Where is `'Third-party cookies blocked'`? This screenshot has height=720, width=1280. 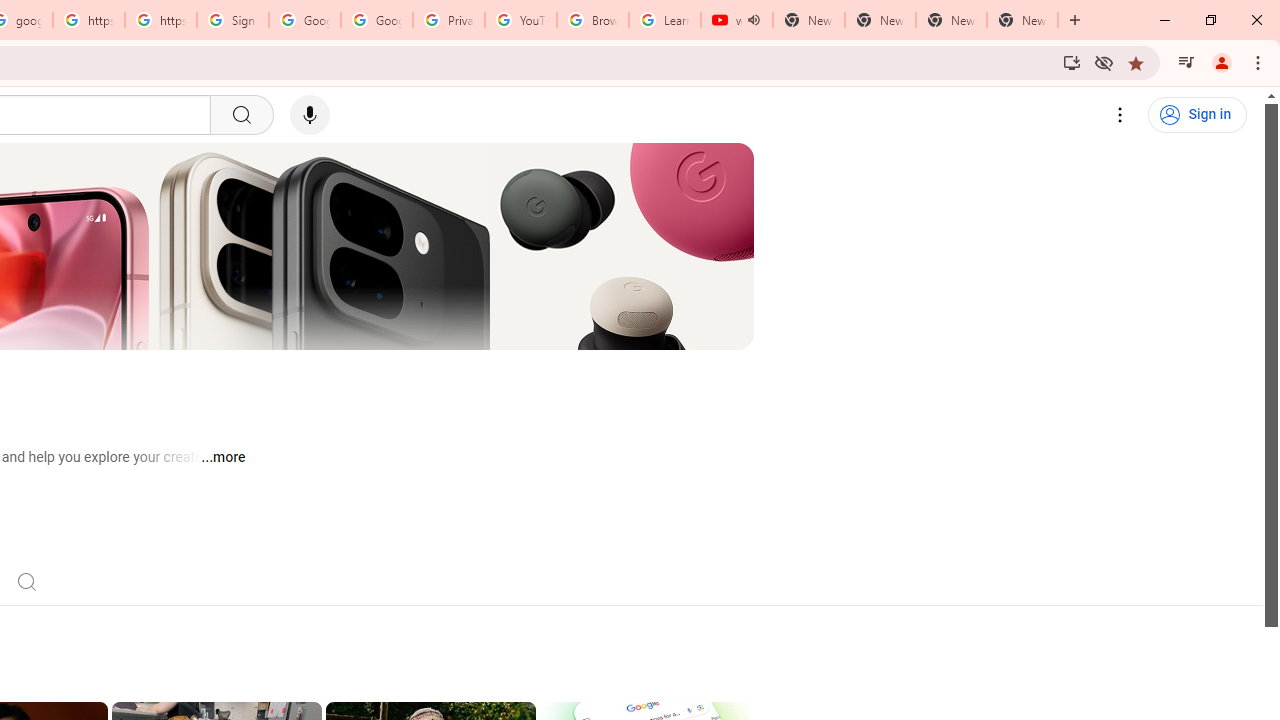
'Third-party cookies blocked' is located at coordinates (1103, 61).